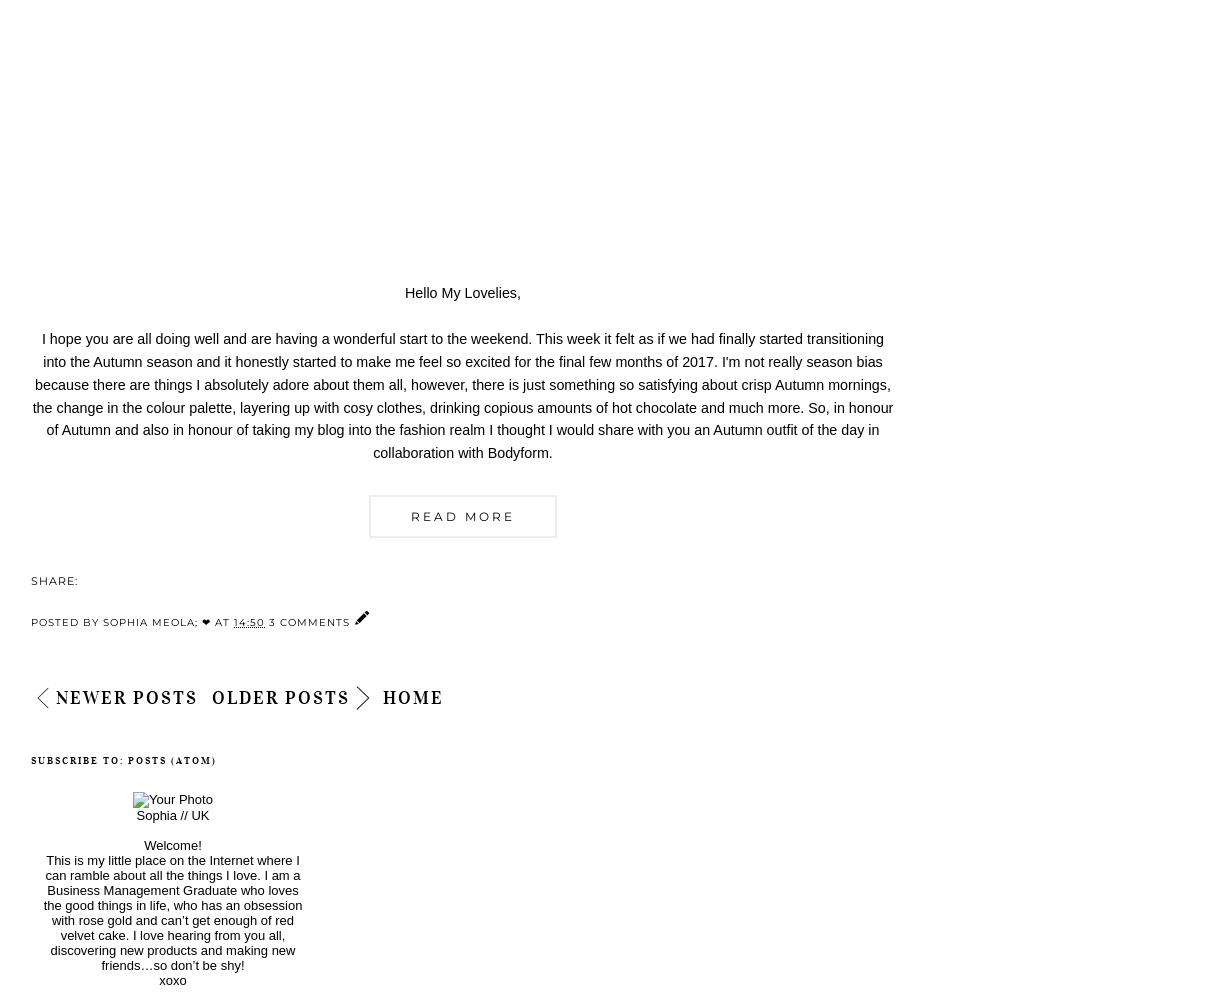 Image resolution: width=1208 pixels, height=1007 pixels. Describe the element at coordinates (172, 759) in the screenshot. I see `'Posts (Atom)'` at that location.